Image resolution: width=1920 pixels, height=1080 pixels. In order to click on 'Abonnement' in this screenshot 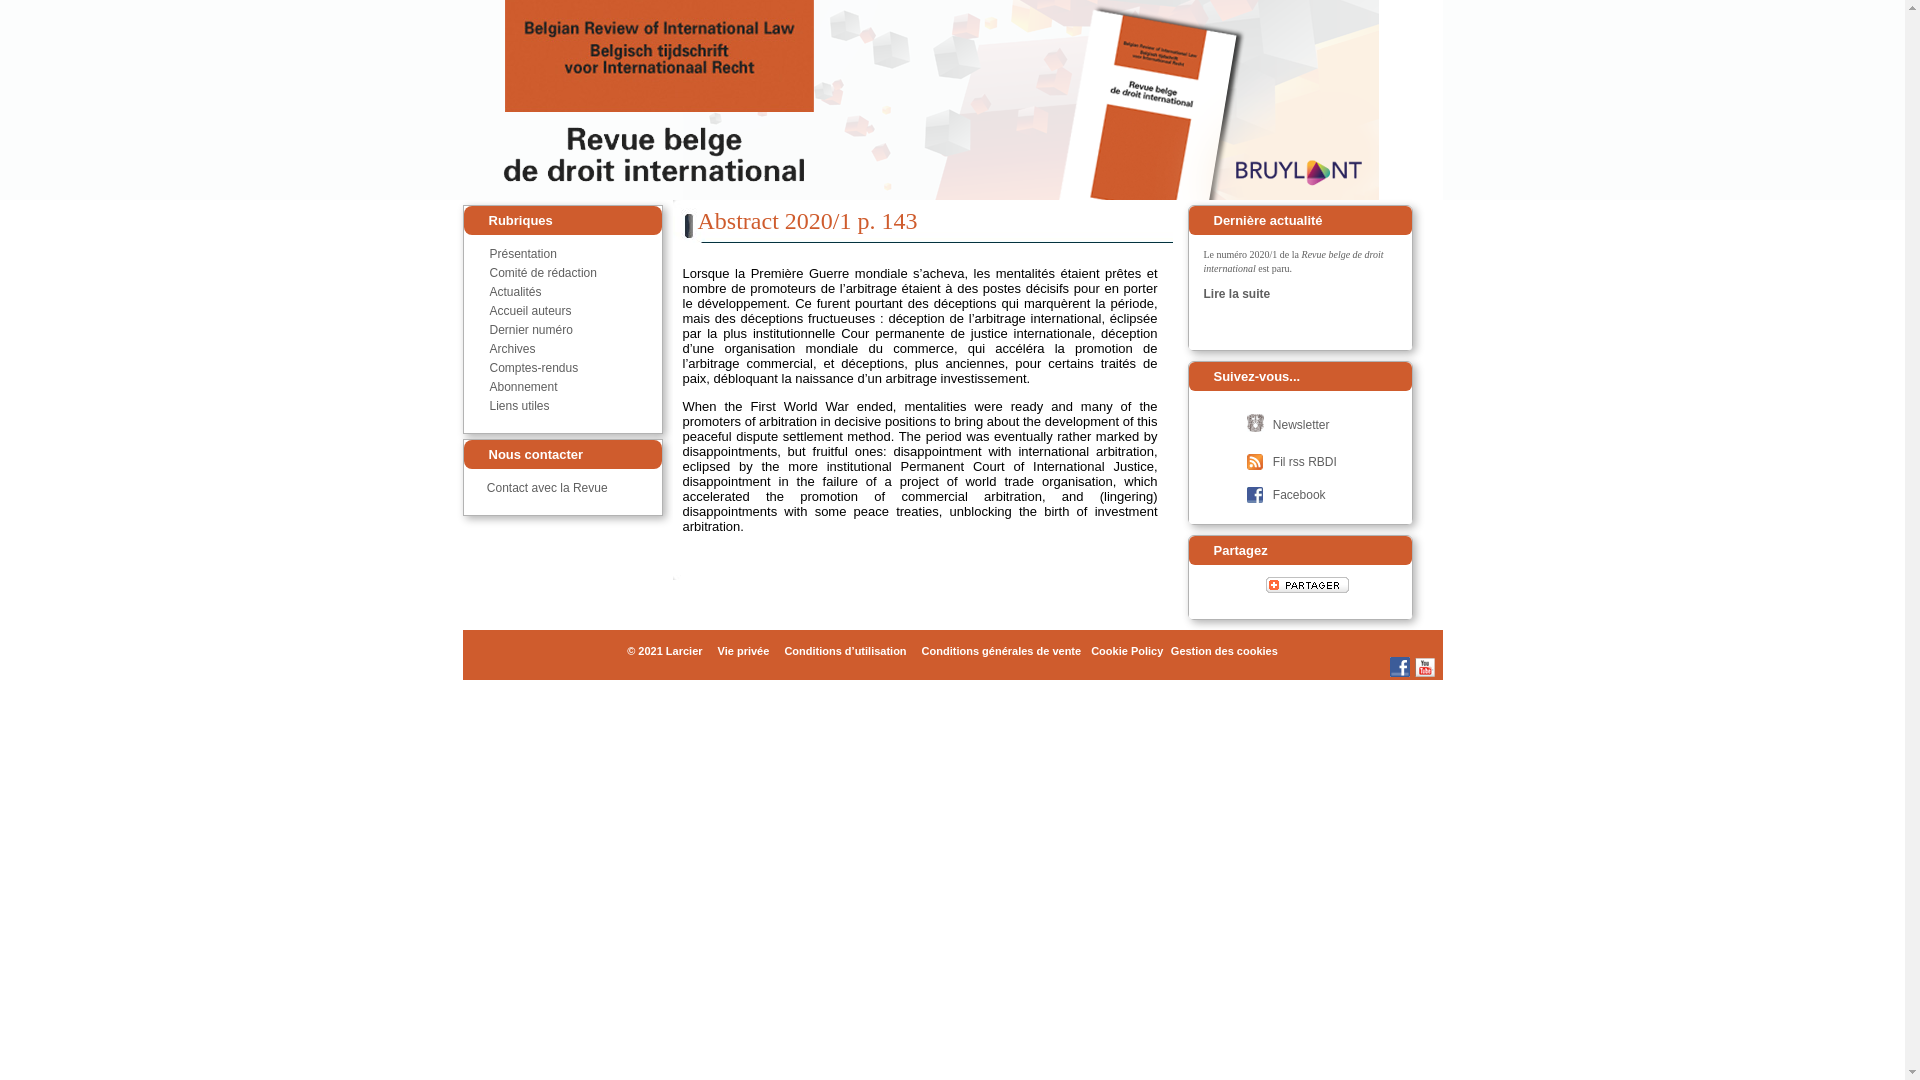, I will do `click(523, 386)`.